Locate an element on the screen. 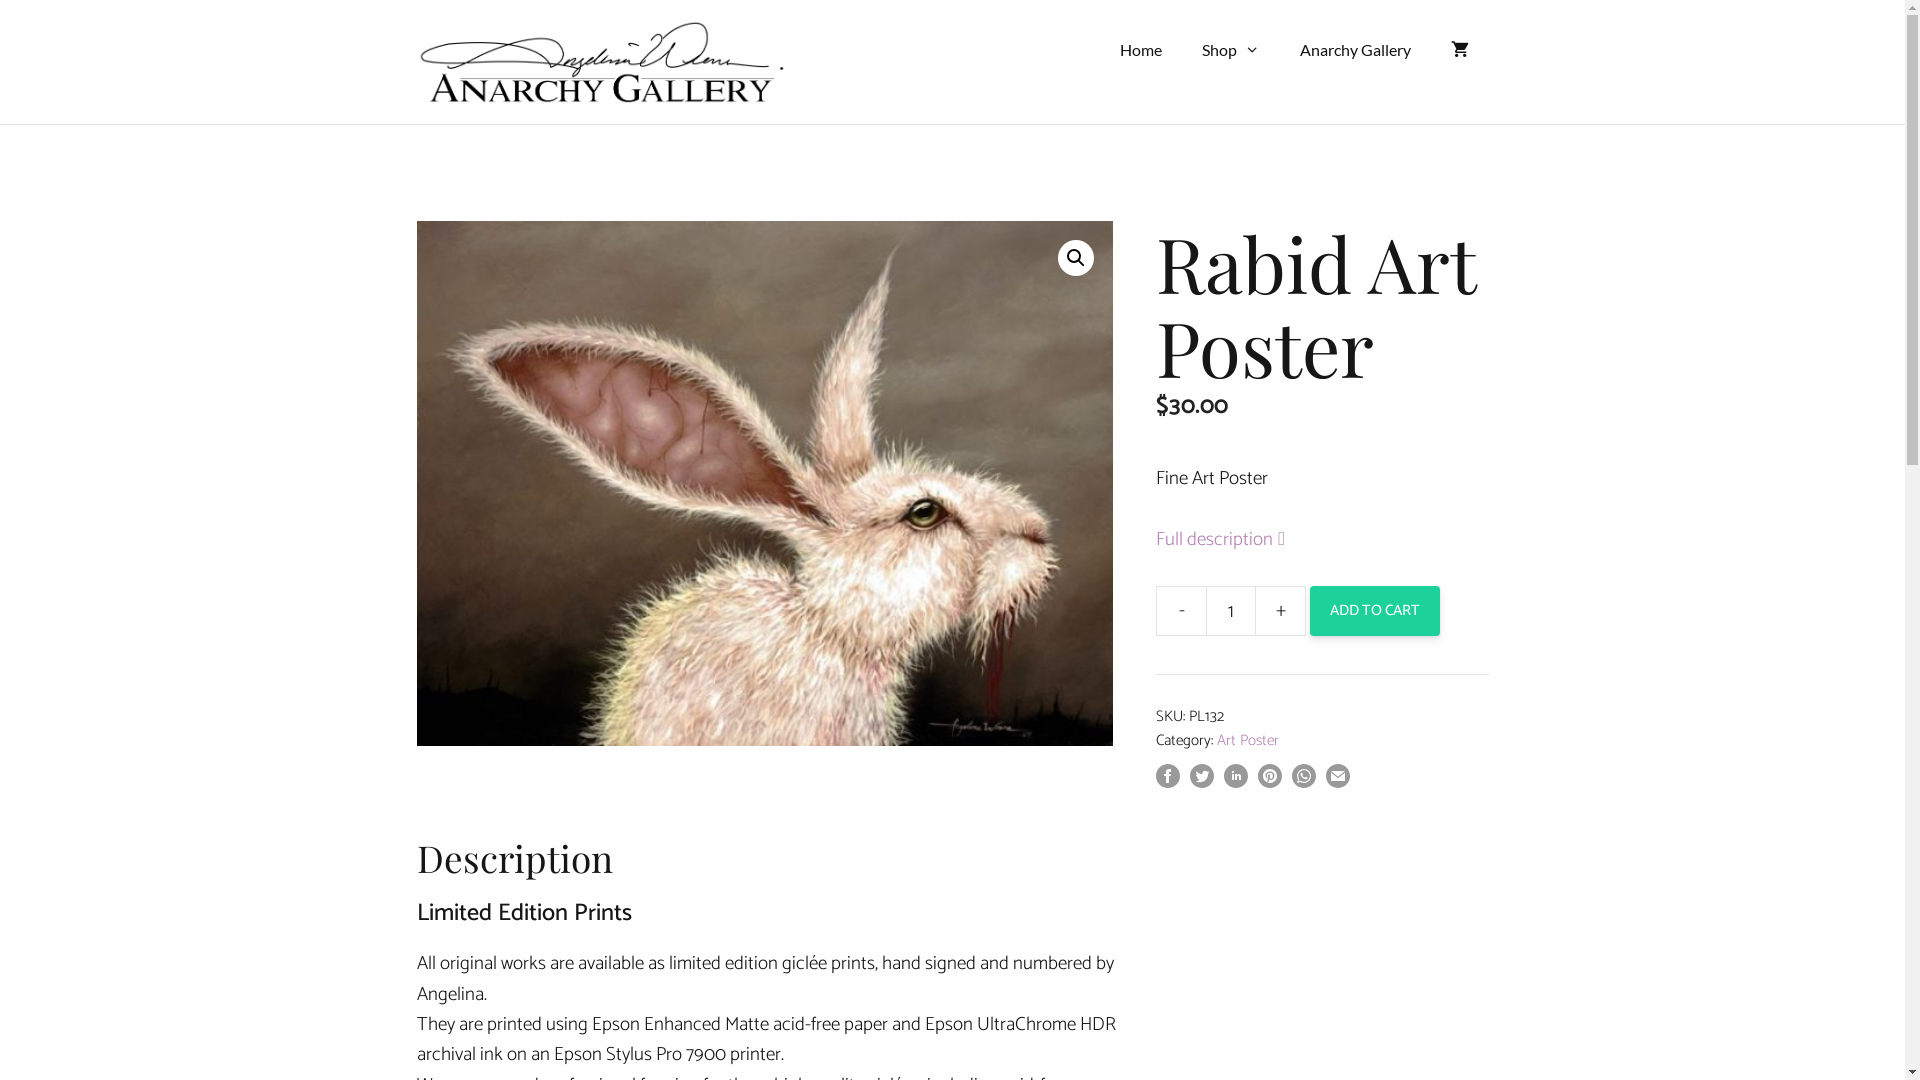 This screenshot has width=1920, height=1080. 'Anarchy Gallery' is located at coordinates (1280, 49).